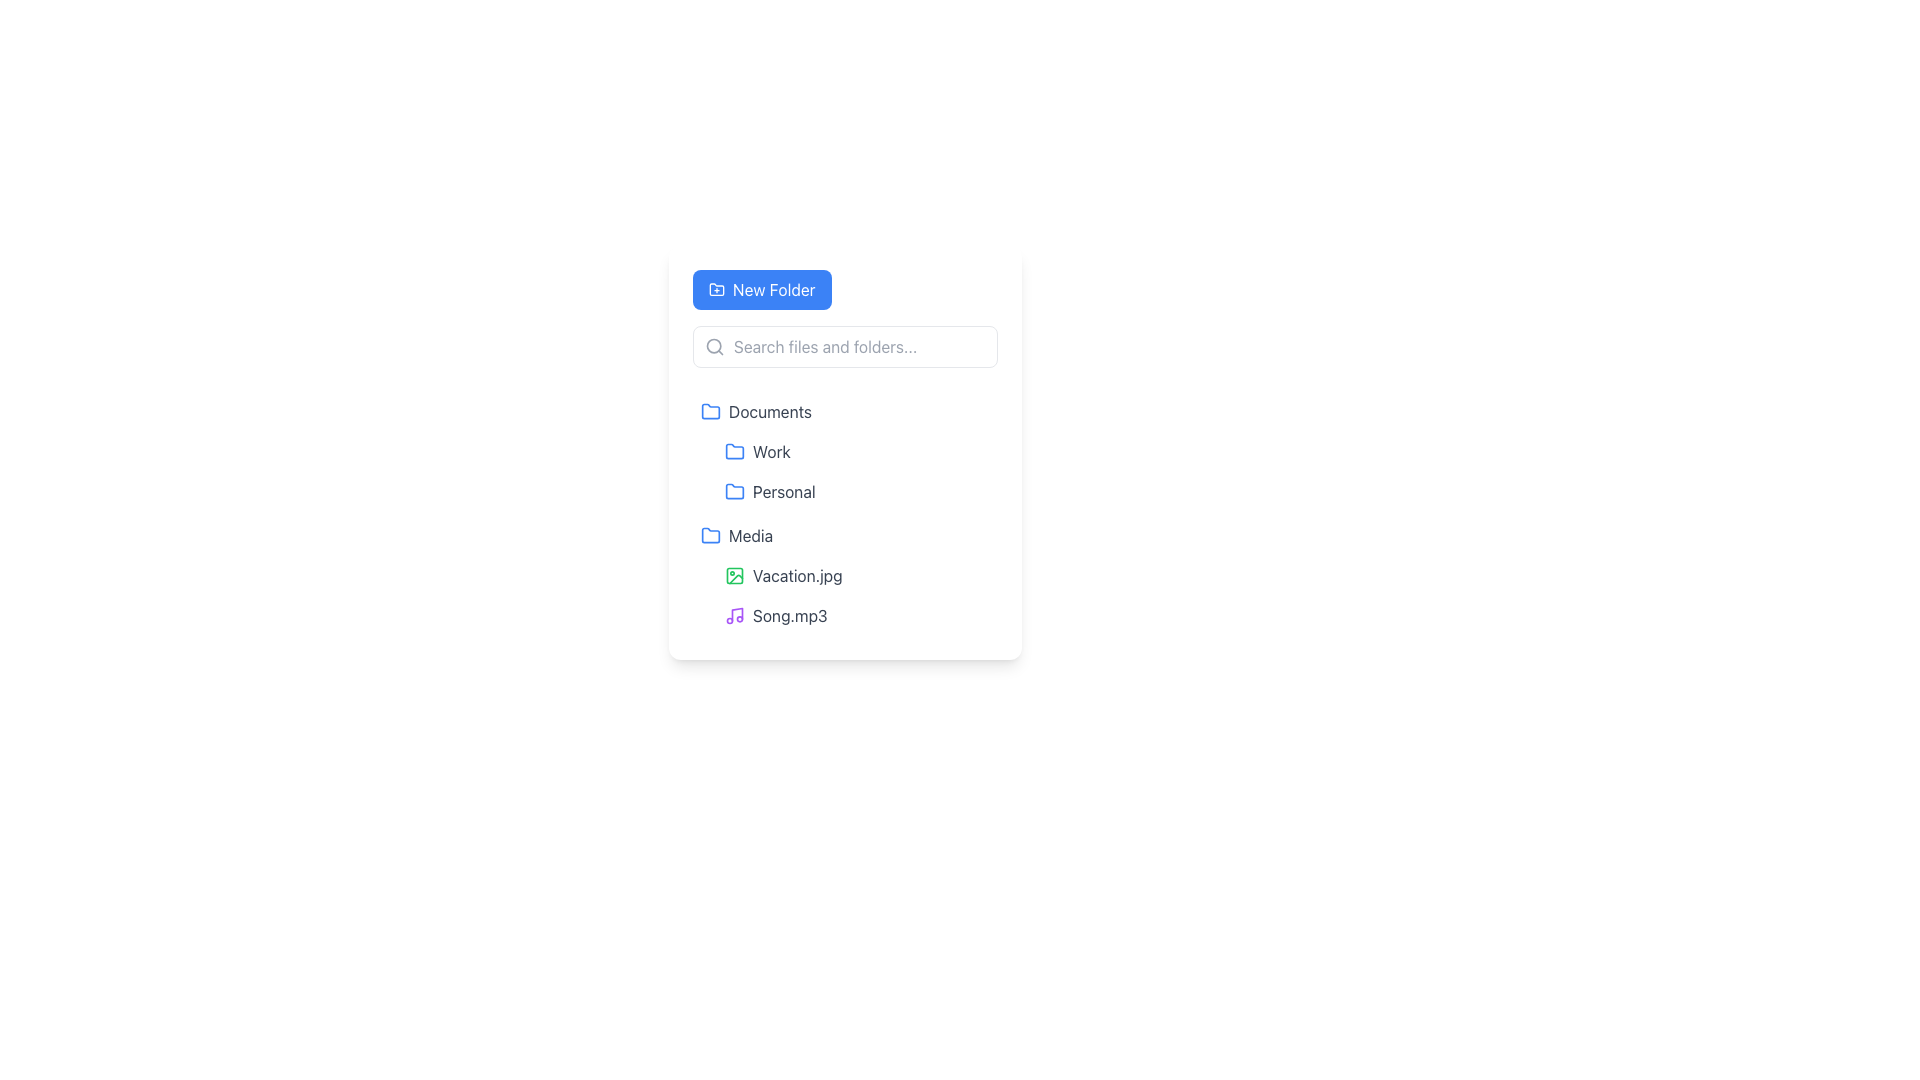 This screenshot has width=1920, height=1080. What do you see at coordinates (769, 411) in the screenshot?
I see `the 'Documents' text label, which is associated with a folder icon and is the second item in the directory listing` at bounding box center [769, 411].